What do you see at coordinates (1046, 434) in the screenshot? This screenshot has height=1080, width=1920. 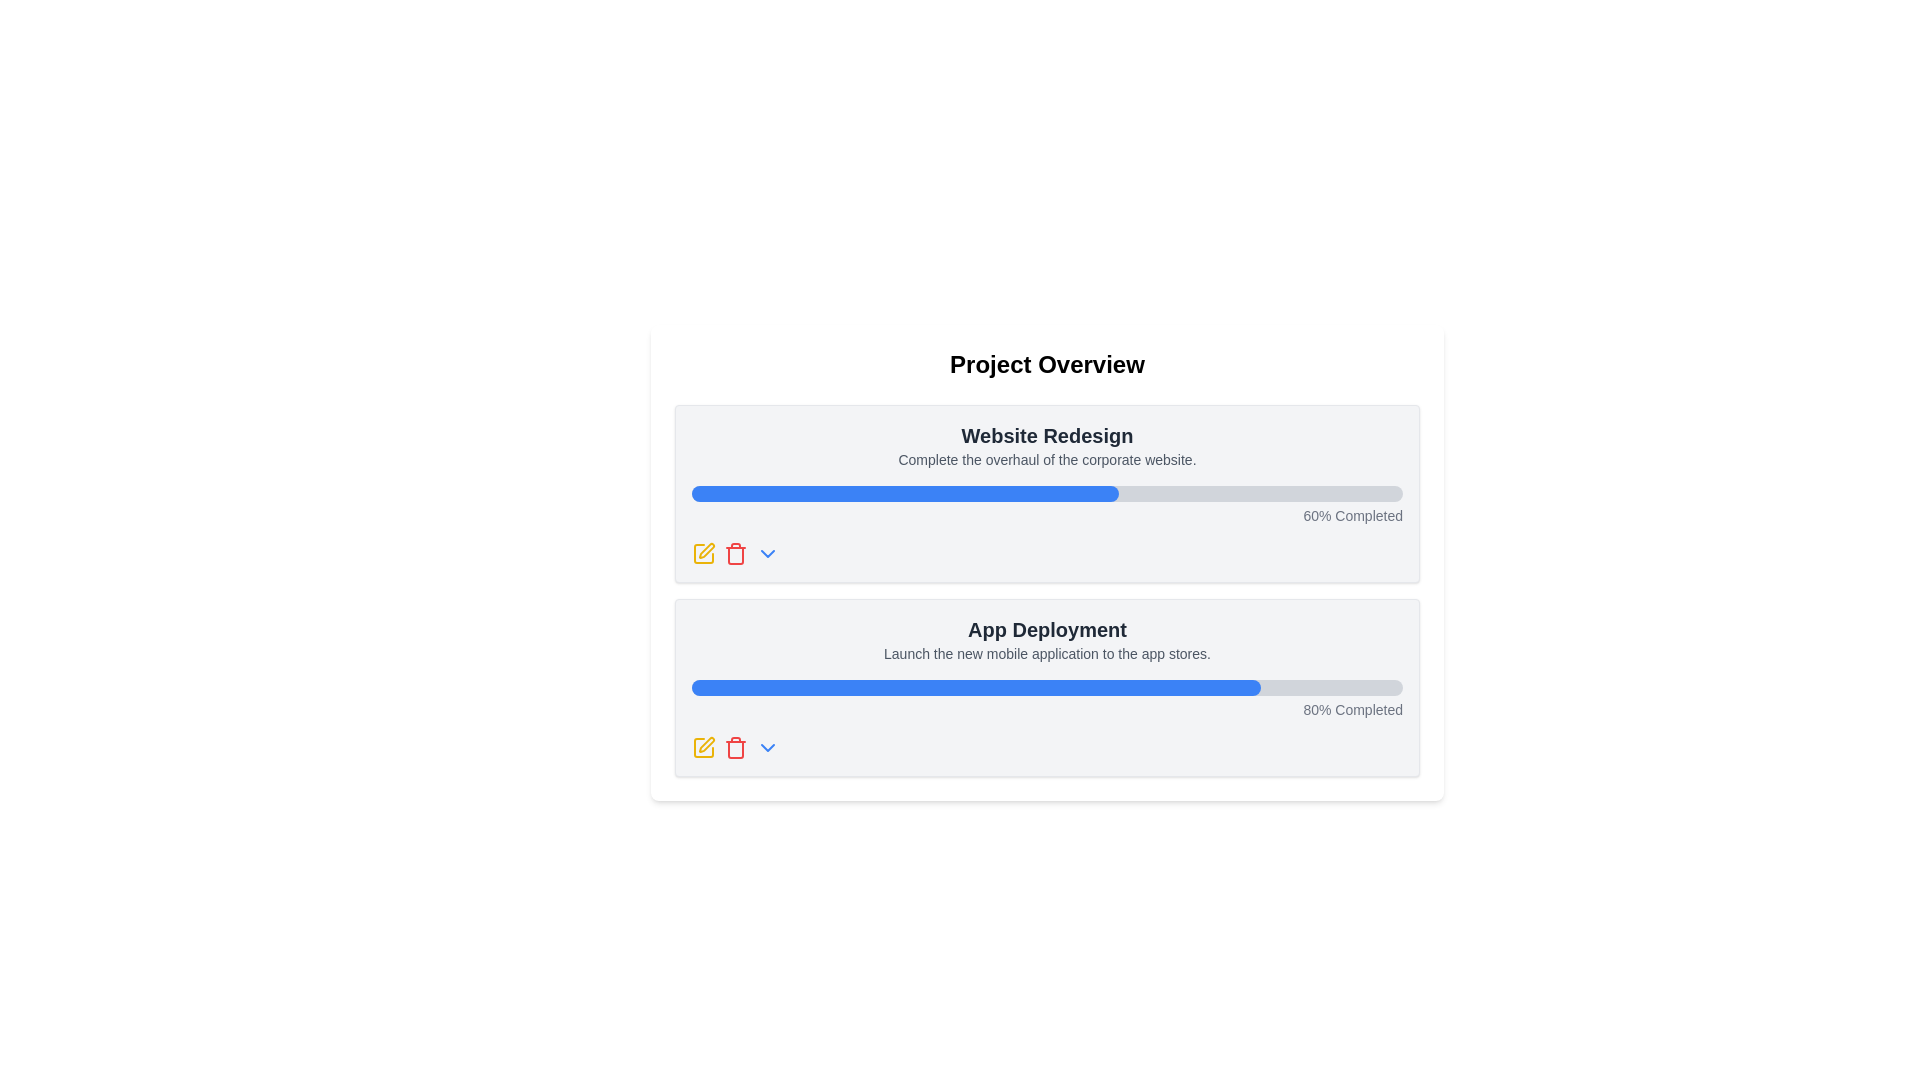 I see `the text label 'Website Redesign', which is styled in a larger bold font and dark gray color, centrally aligned under the main heading 'Project Overview'` at bounding box center [1046, 434].